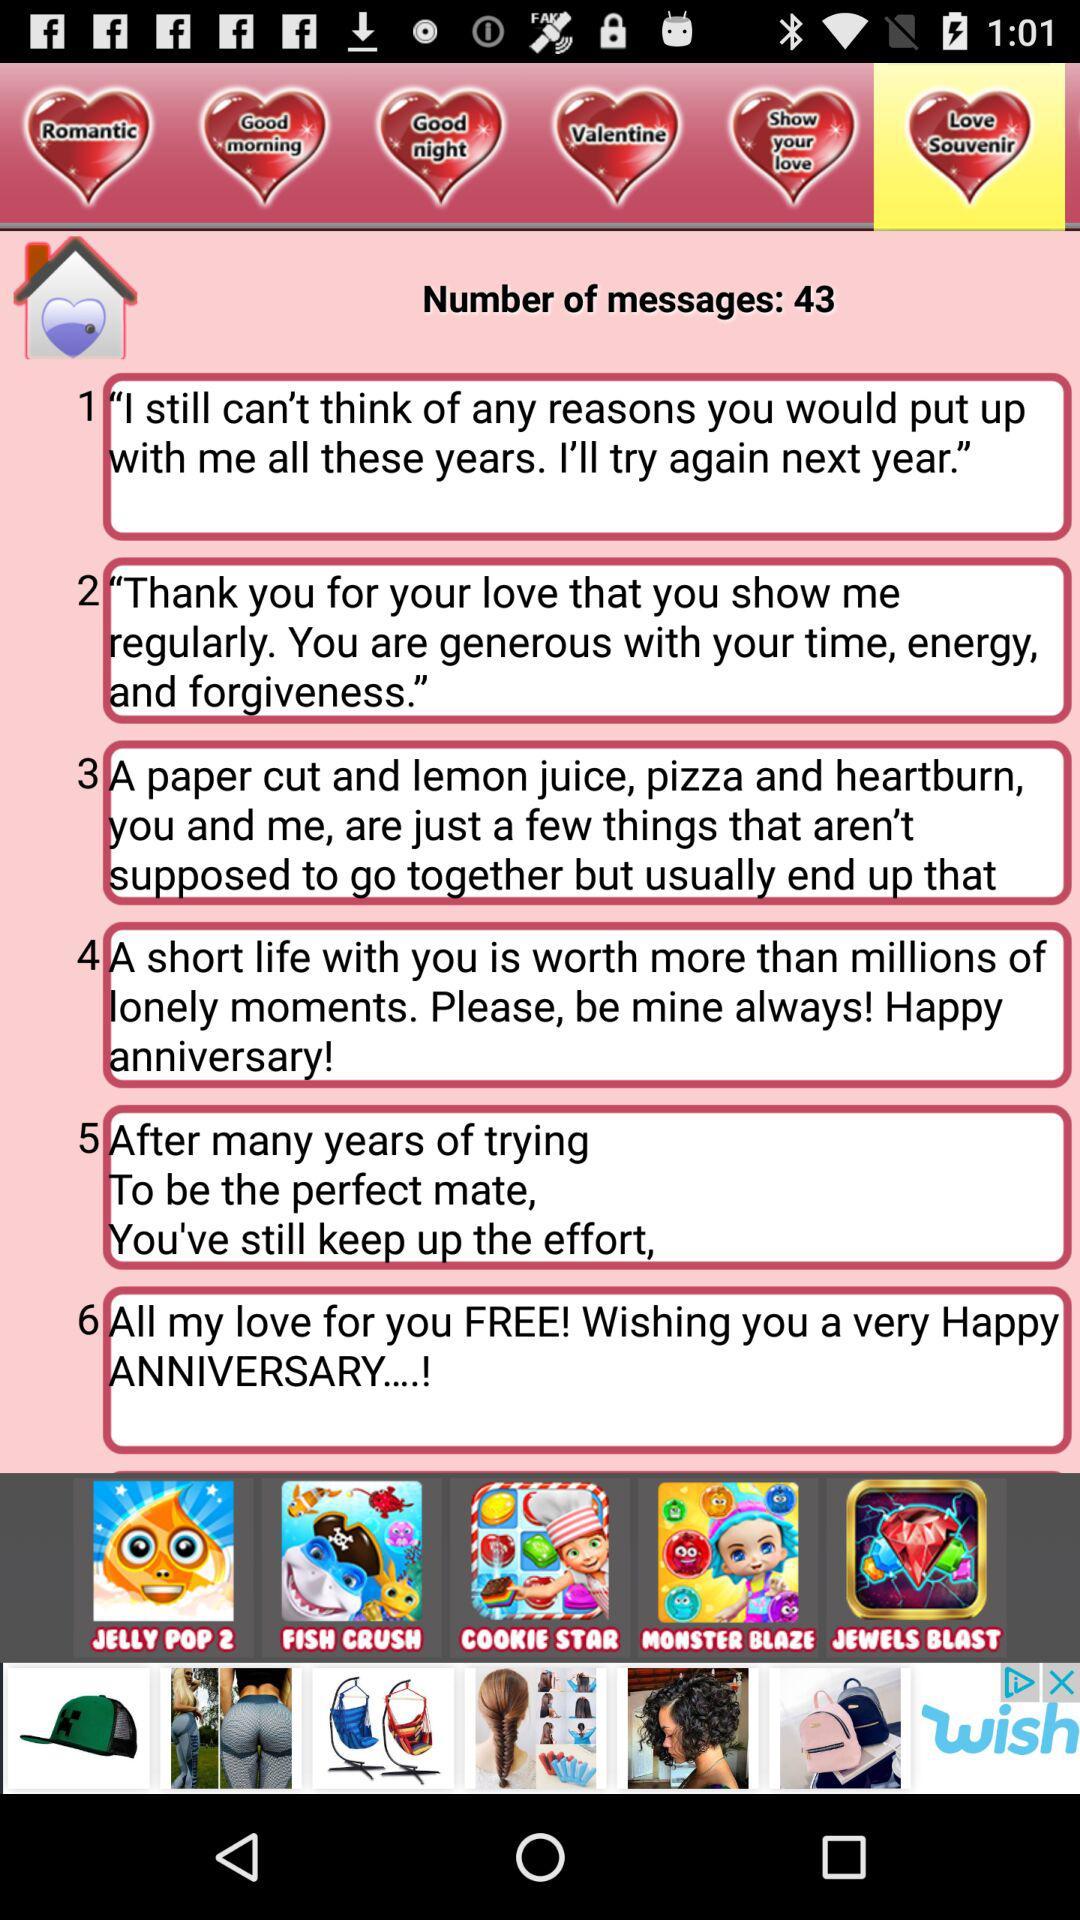 The height and width of the screenshot is (1920, 1080). What do you see at coordinates (163, 1567) in the screenshot?
I see `the first image at the bottom of the page` at bounding box center [163, 1567].